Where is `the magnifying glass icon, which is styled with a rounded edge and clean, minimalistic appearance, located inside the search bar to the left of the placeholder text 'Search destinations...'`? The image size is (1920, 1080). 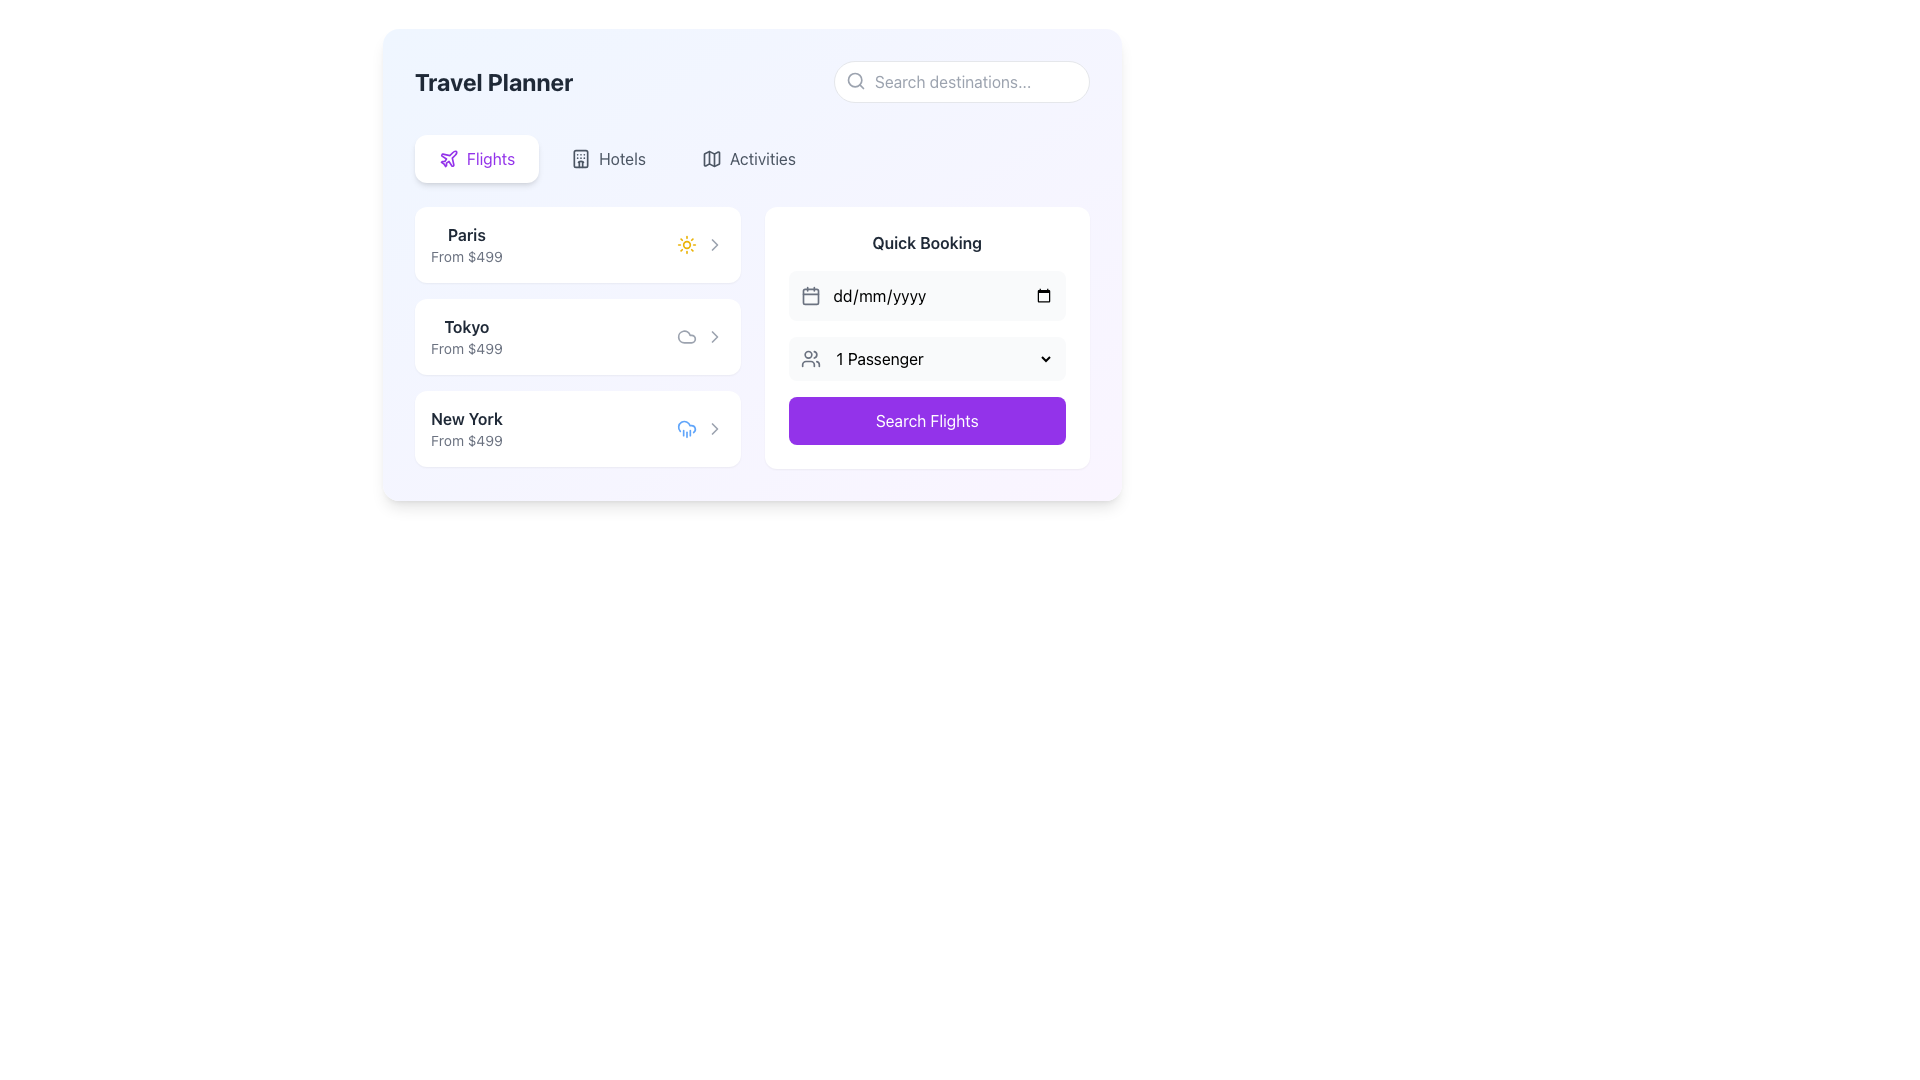
the magnifying glass icon, which is styled with a rounded edge and clean, minimalistic appearance, located inside the search bar to the left of the placeholder text 'Search destinations...' is located at coordinates (855, 80).